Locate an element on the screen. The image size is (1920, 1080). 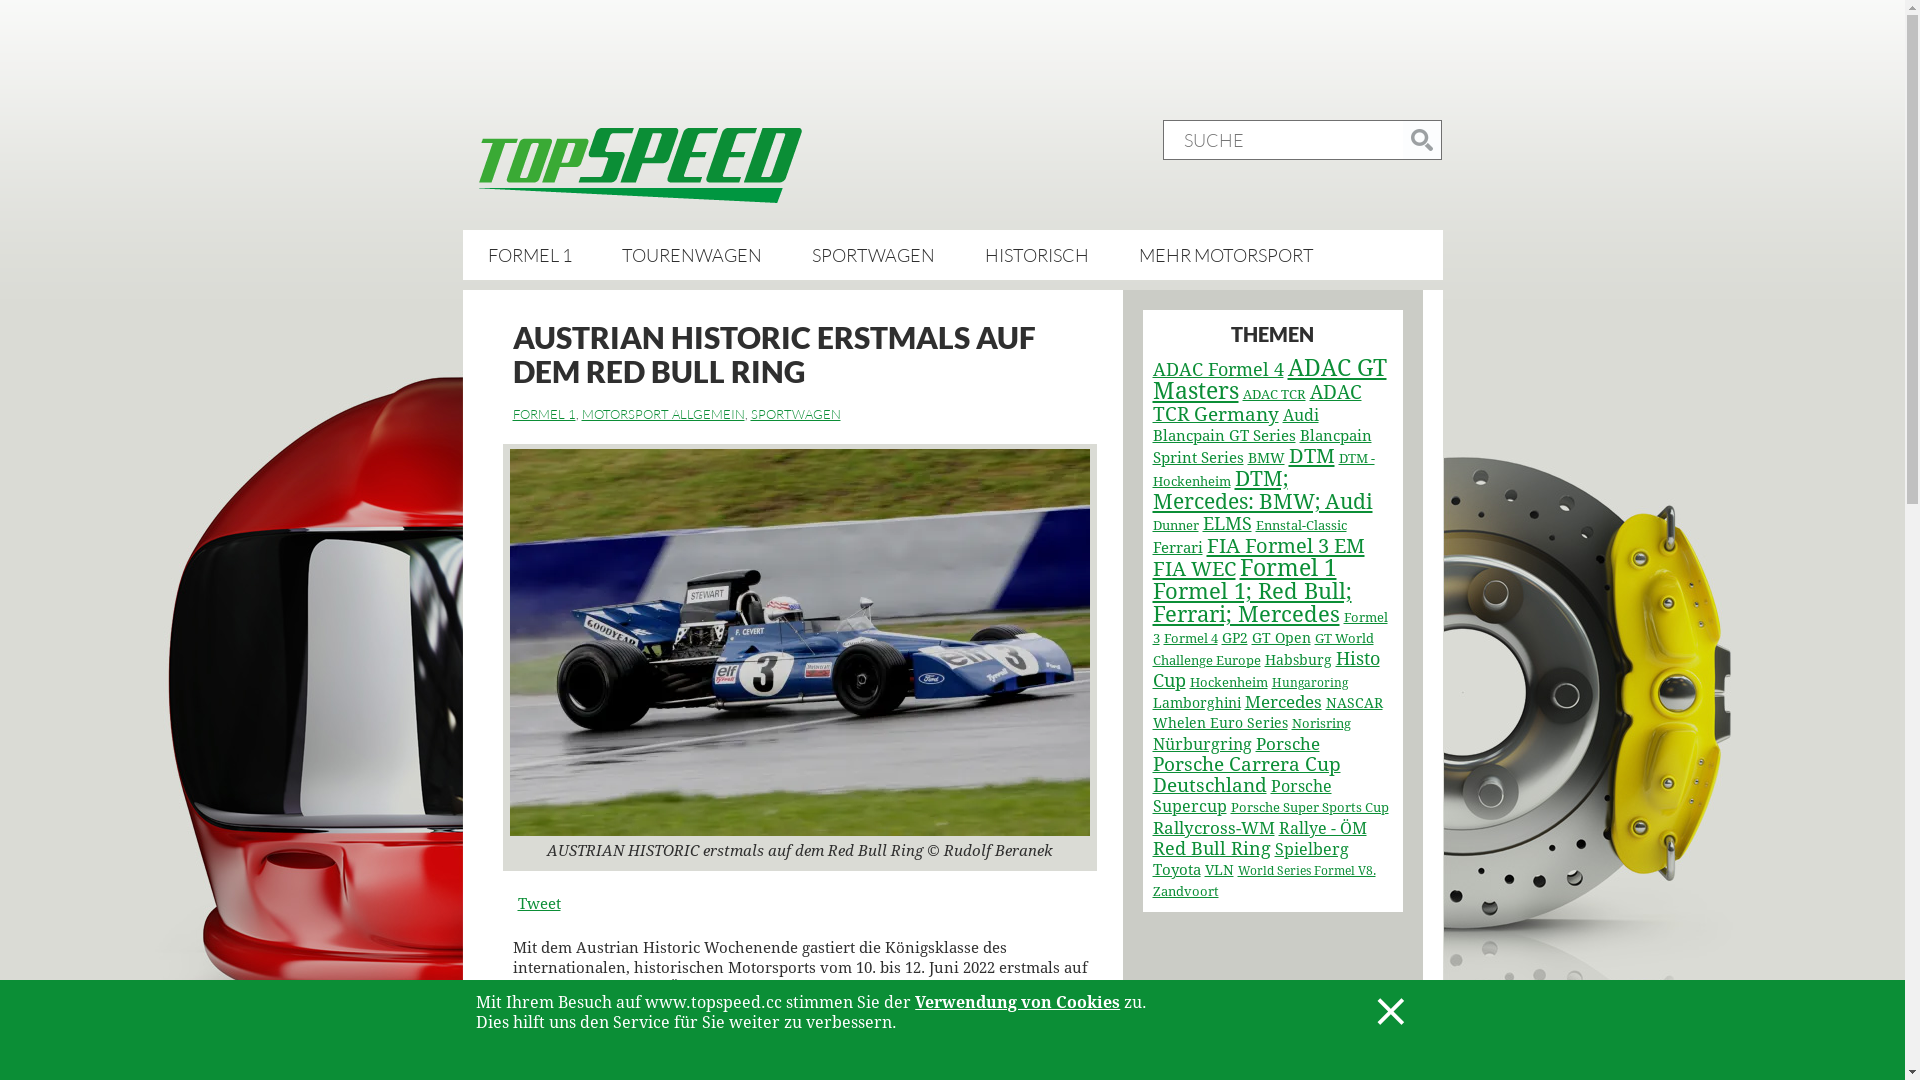
'ADAC TCR' is located at coordinates (1272, 394).